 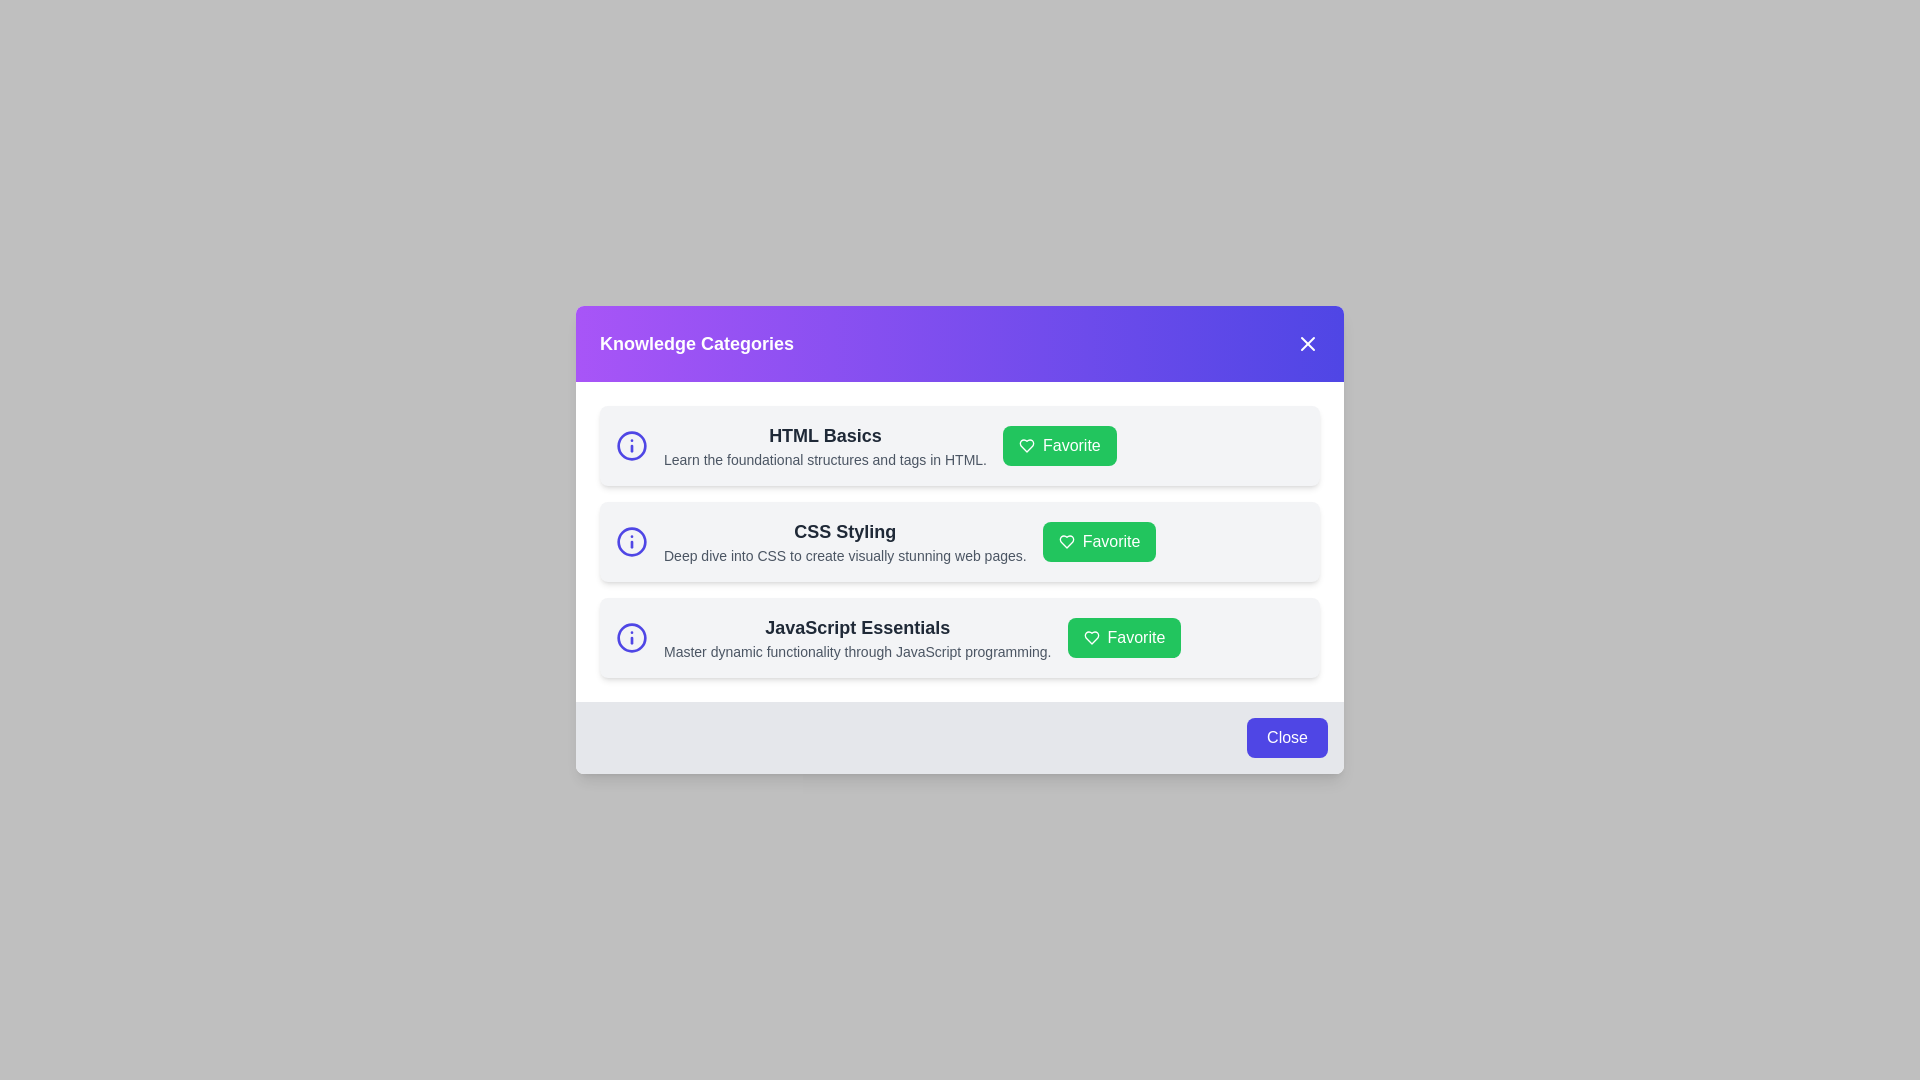 What do you see at coordinates (845, 555) in the screenshot?
I see `the text element providing a brief description of the 'CSS Styling' category, located below the 'CSS Styling' heading and above the green 'Favorite' button in the central category list` at bounding box center [845, 555].